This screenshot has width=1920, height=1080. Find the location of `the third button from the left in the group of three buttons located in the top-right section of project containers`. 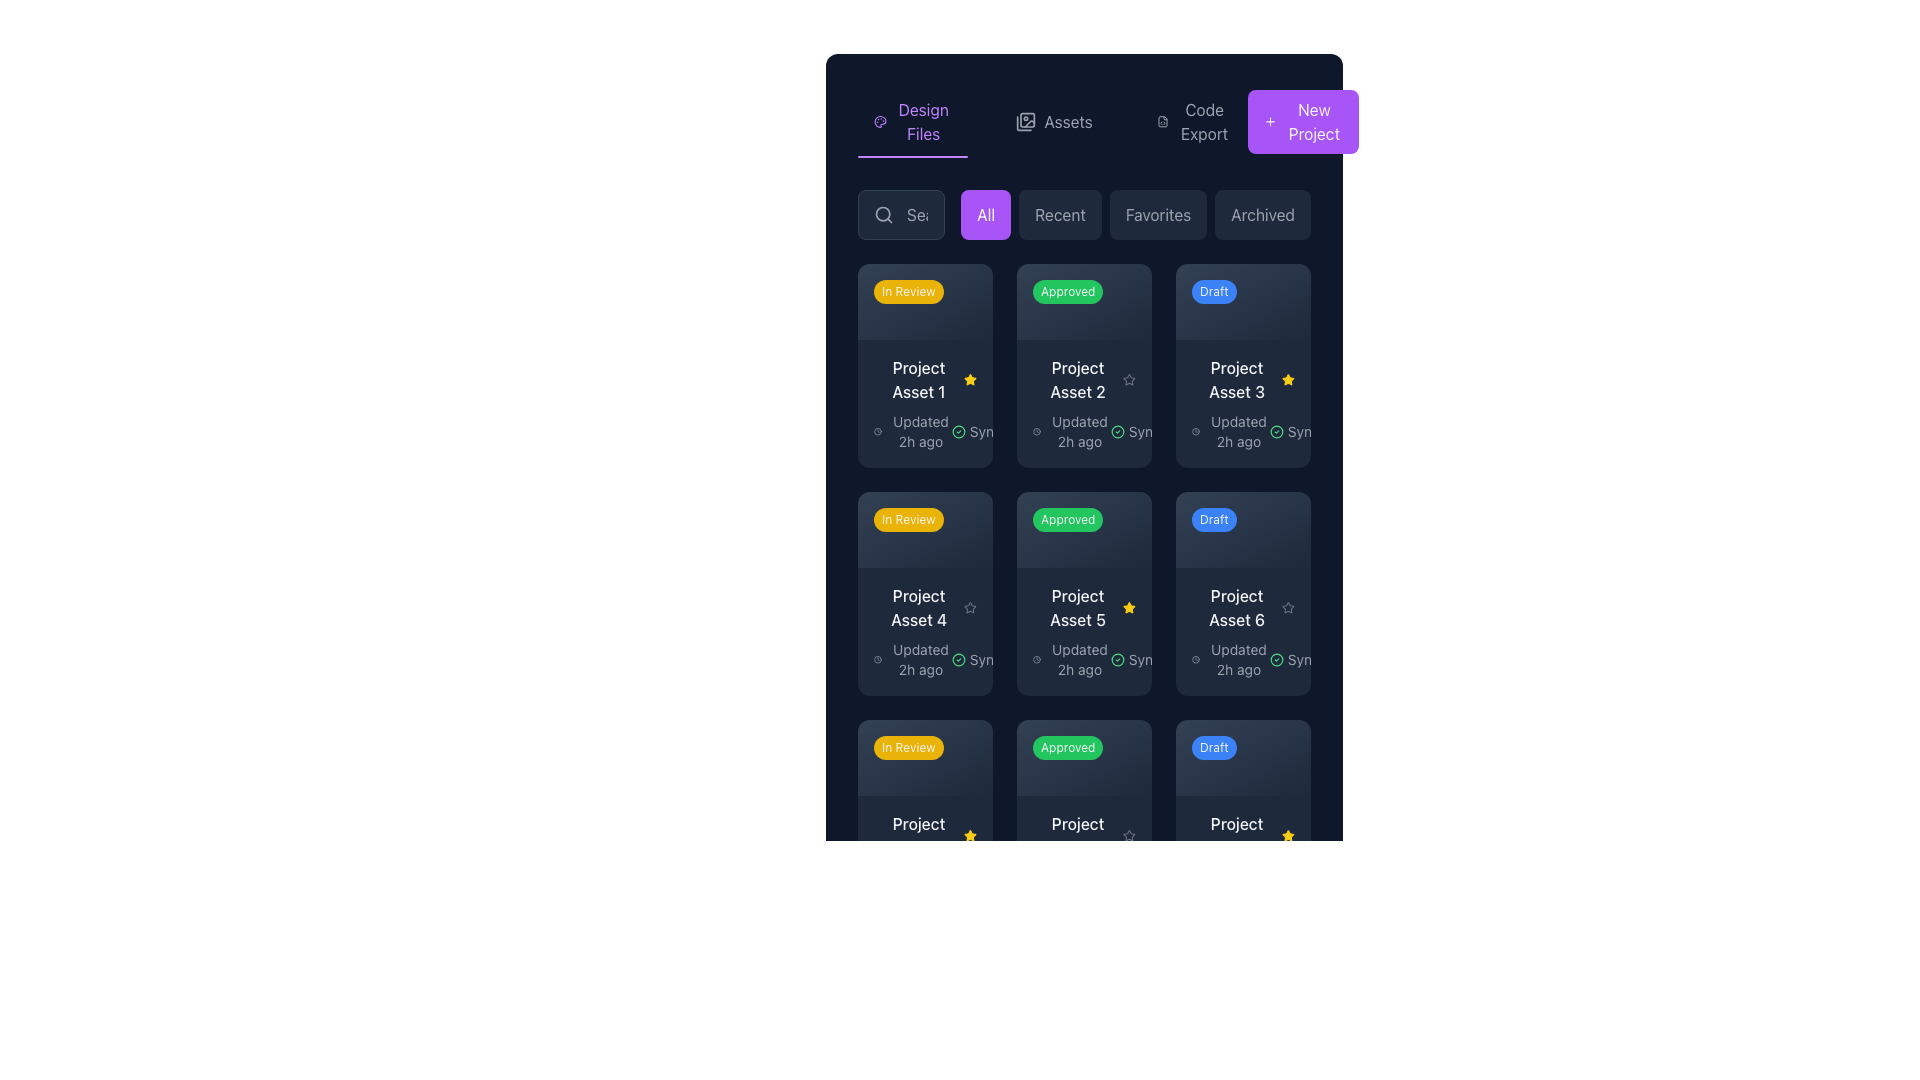

the third button from the left in the group of three buttons located in the top-right section of project containers is located at coordinates (1277, 296).